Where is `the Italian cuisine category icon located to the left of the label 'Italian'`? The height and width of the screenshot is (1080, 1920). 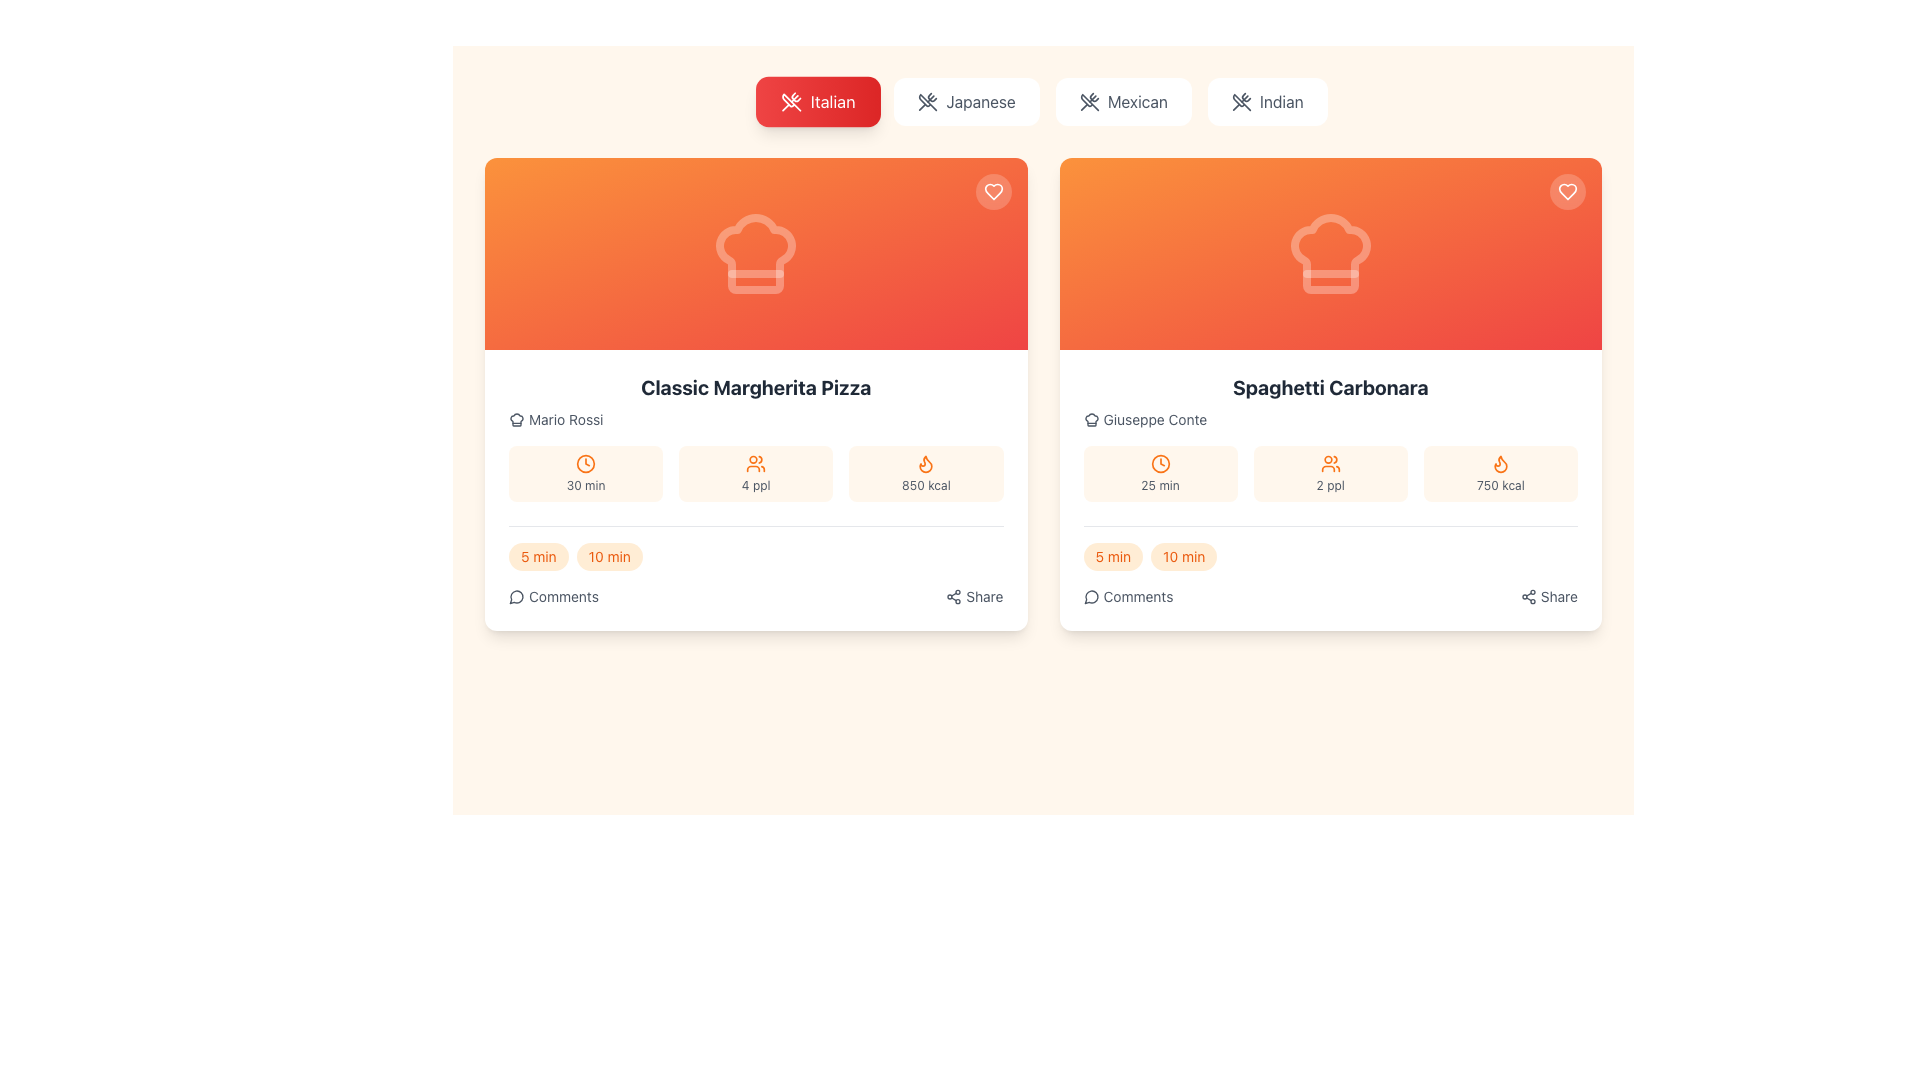 the Italian cuisine category icon located to the left of the label 'Italian' is located at coordinates (791, 101).